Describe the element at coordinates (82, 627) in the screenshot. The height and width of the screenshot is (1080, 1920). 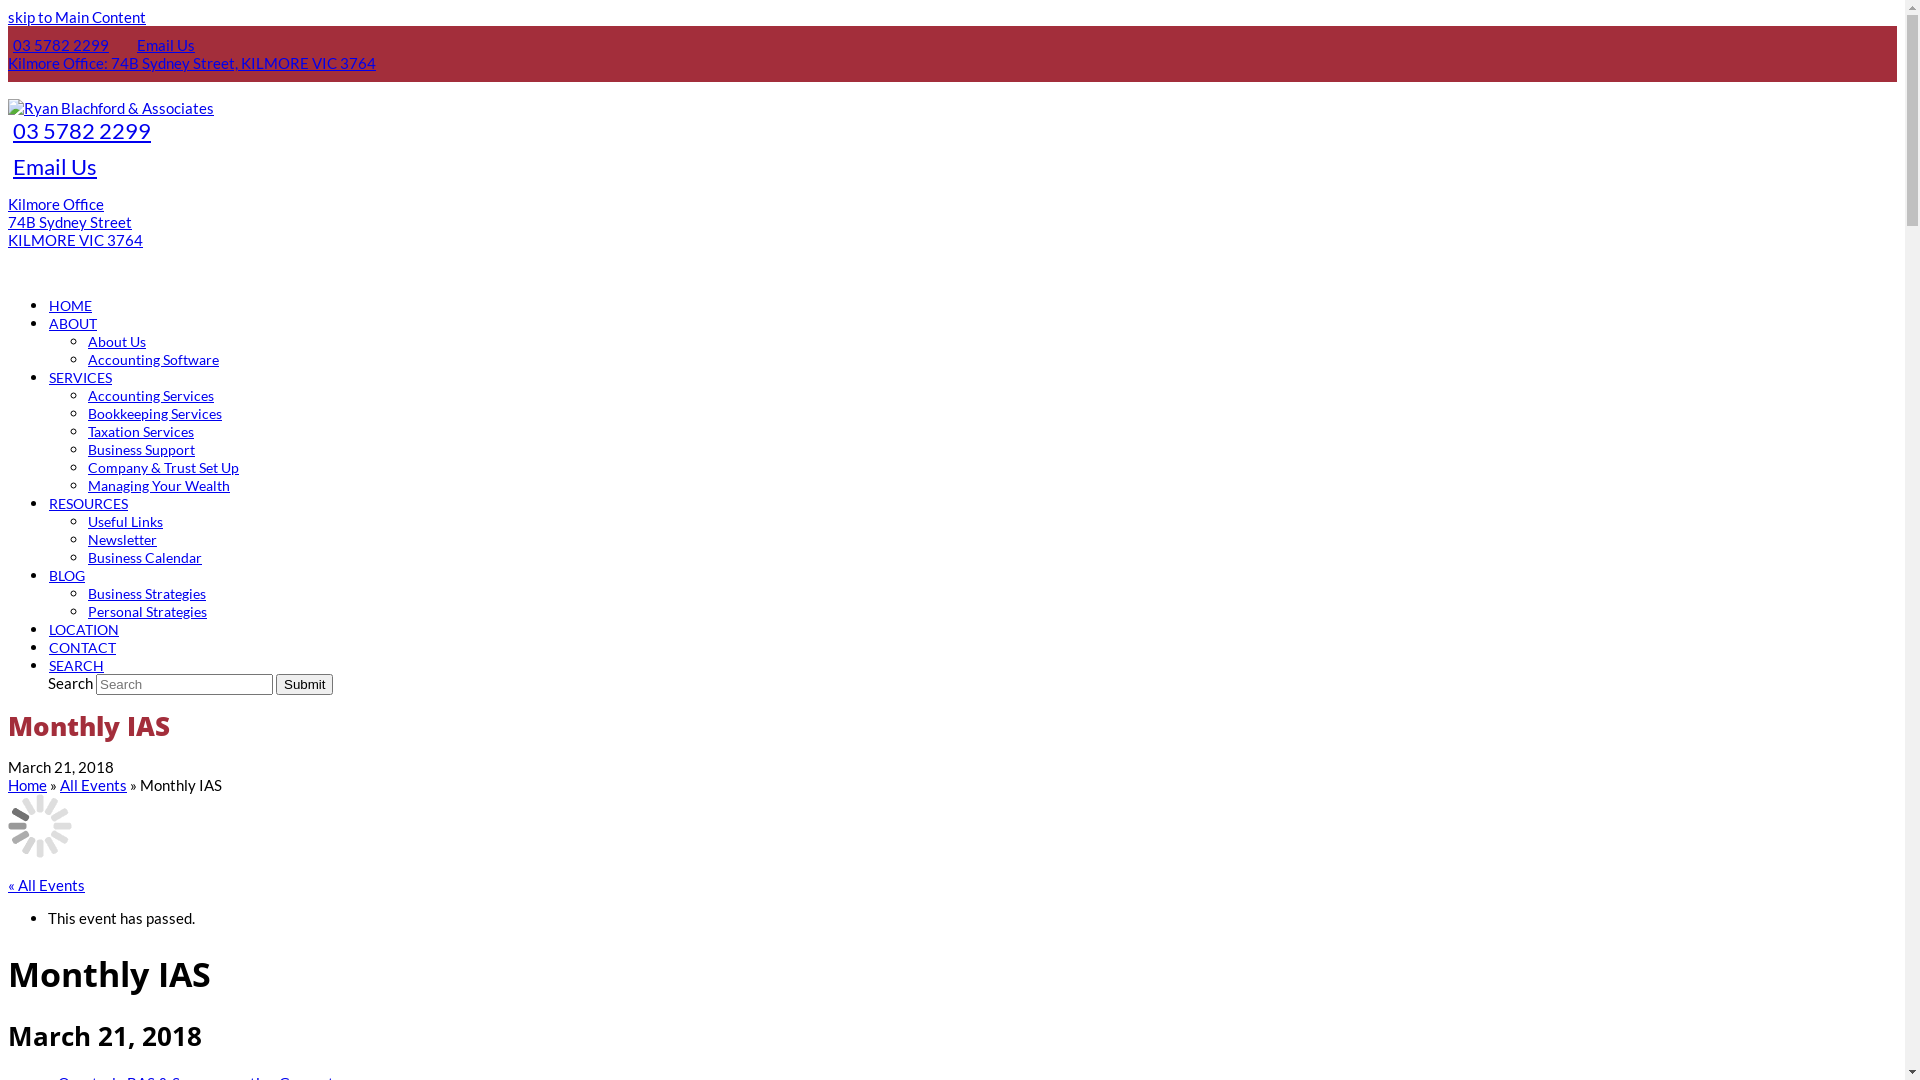
I see `'LOCATION'` at that location.